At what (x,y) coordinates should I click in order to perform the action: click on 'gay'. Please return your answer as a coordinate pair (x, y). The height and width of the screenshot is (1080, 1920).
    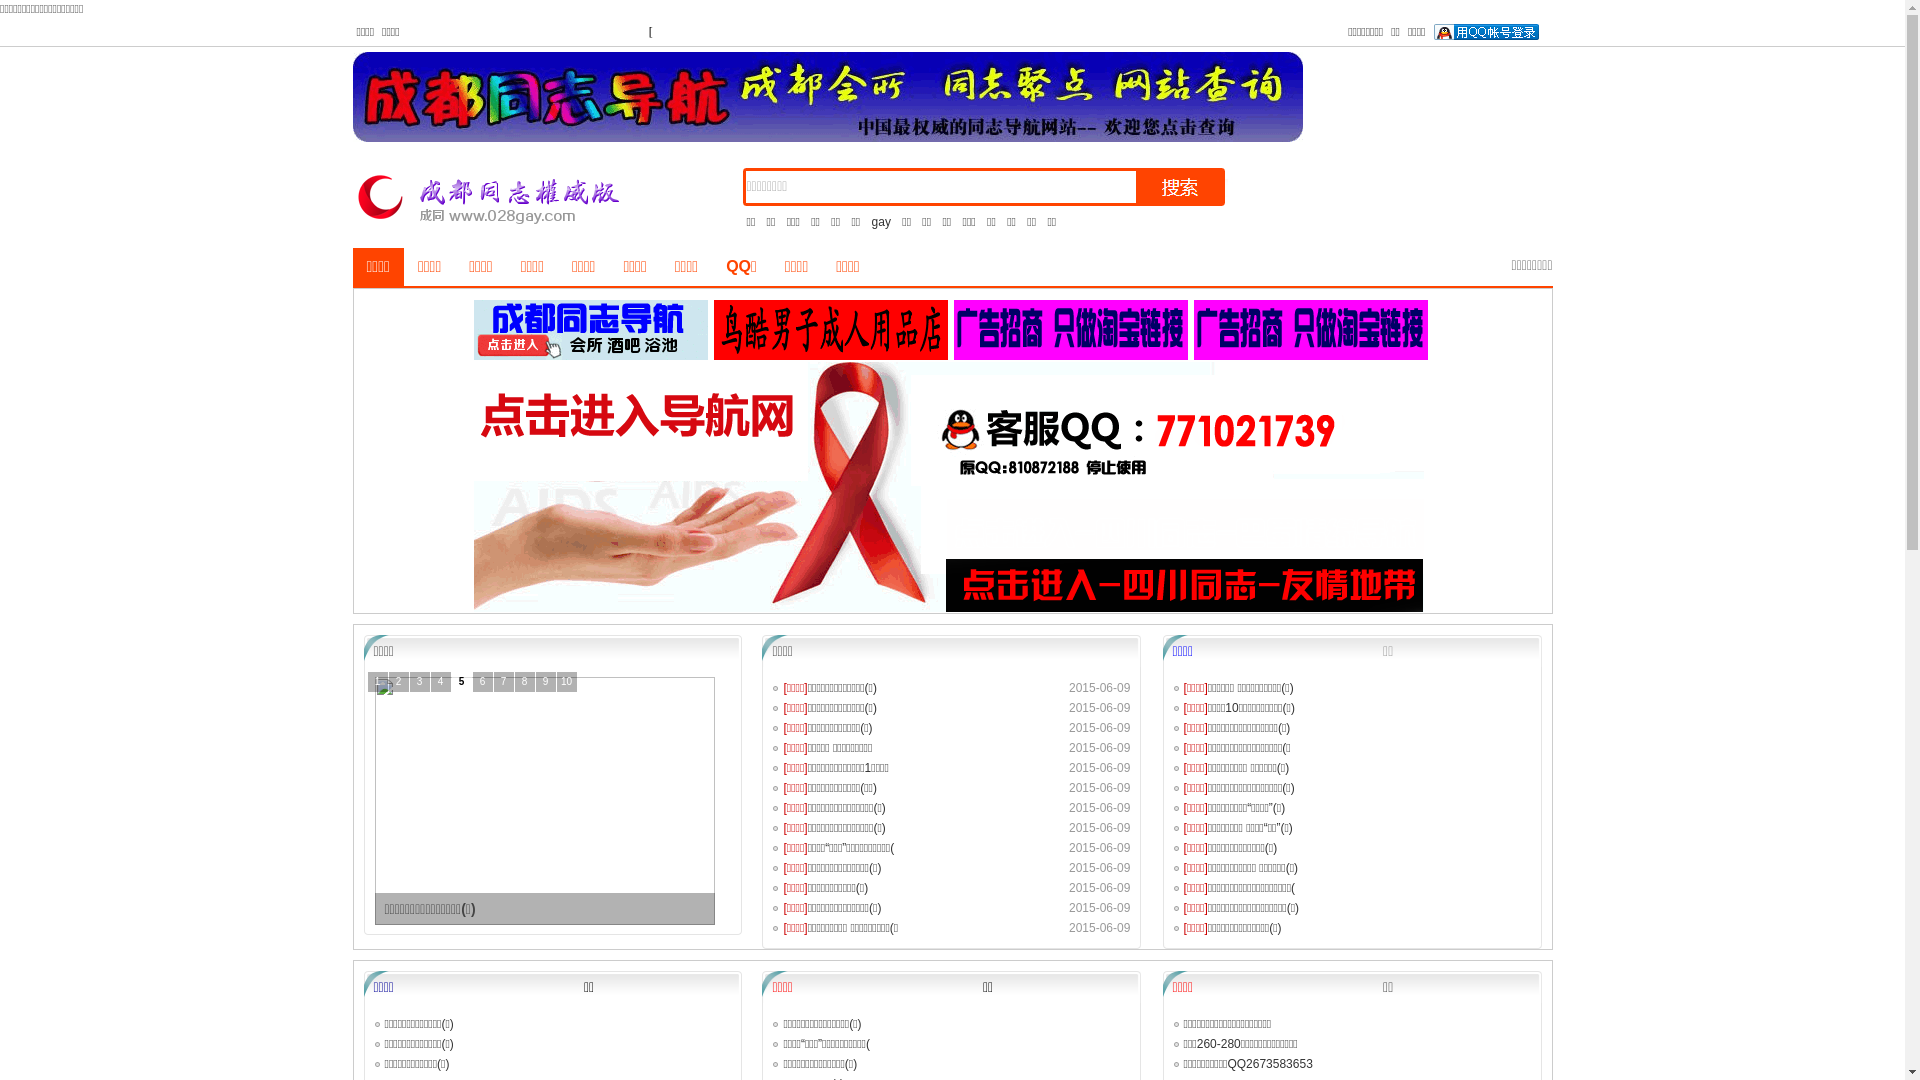
    Looking at the image, I should click on (880, 222).